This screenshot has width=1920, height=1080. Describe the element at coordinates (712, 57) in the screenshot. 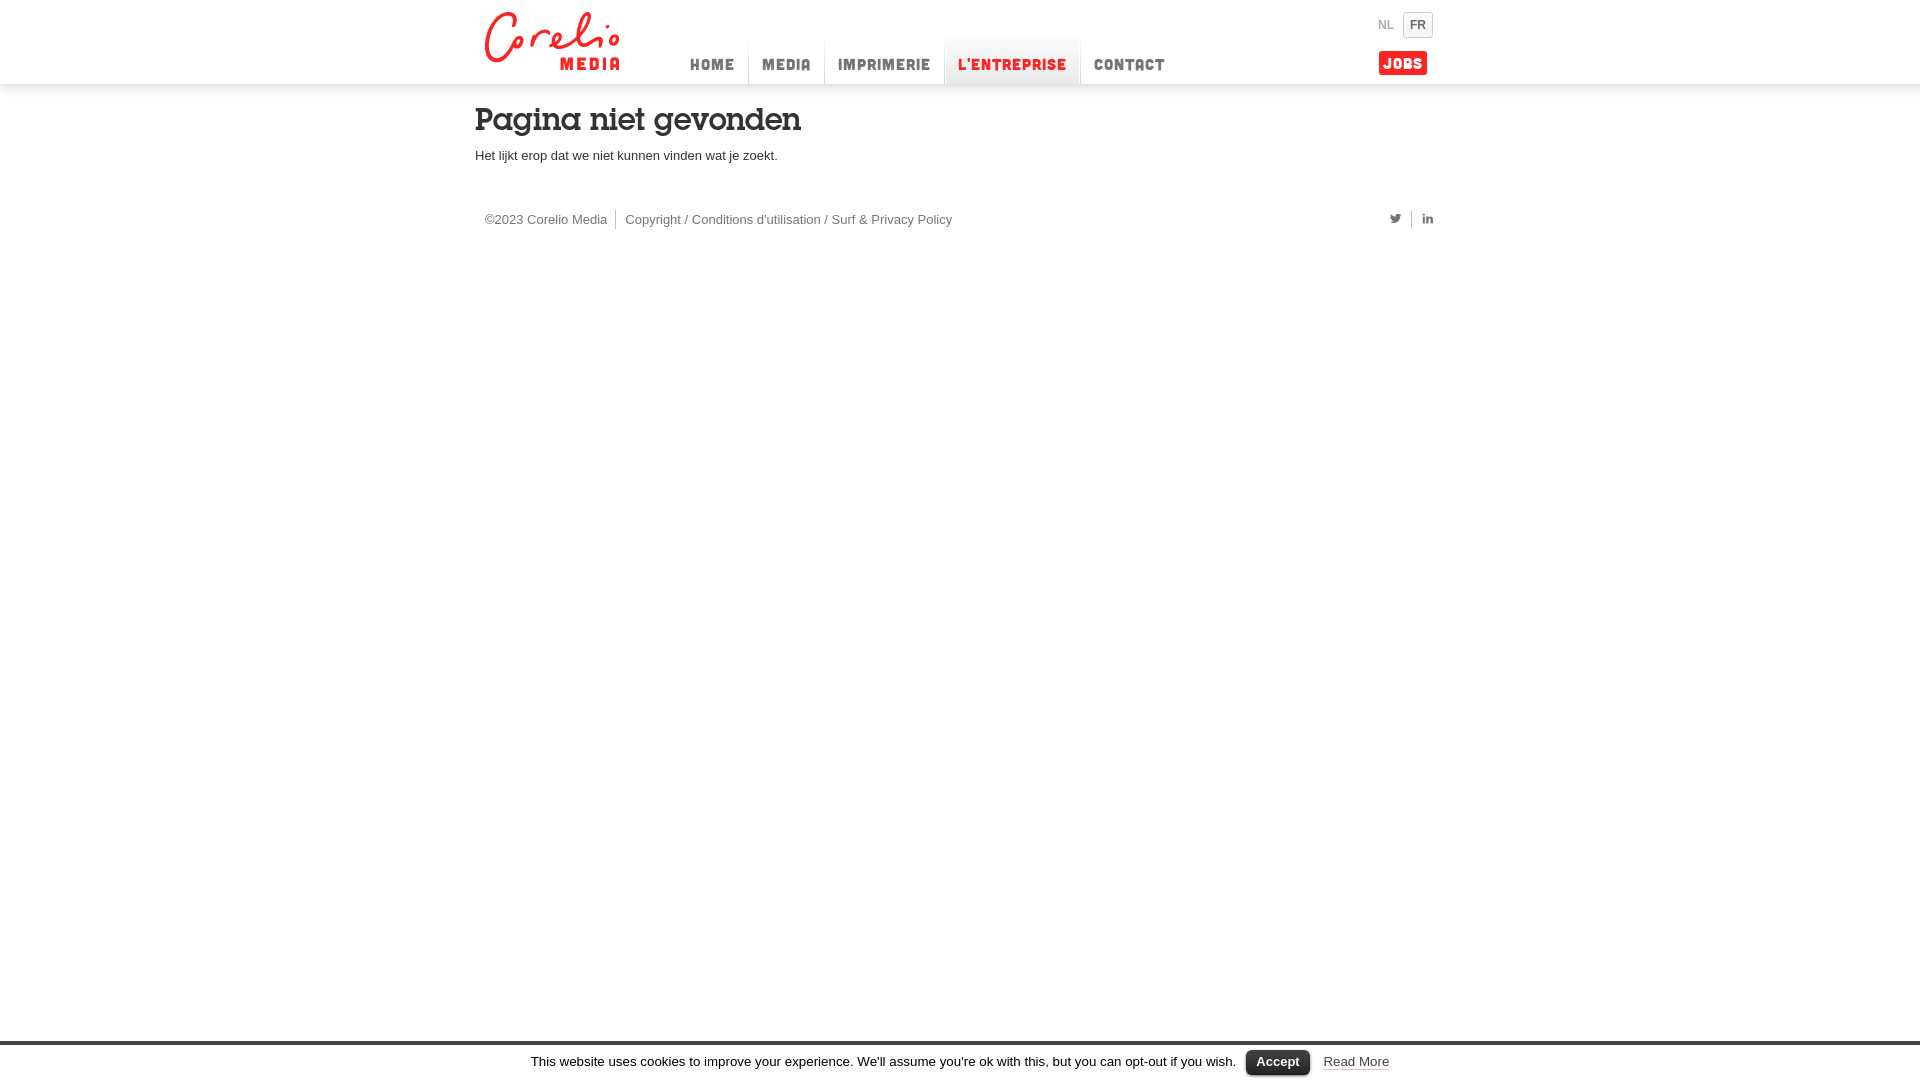

I see `'HOME'` at that location.